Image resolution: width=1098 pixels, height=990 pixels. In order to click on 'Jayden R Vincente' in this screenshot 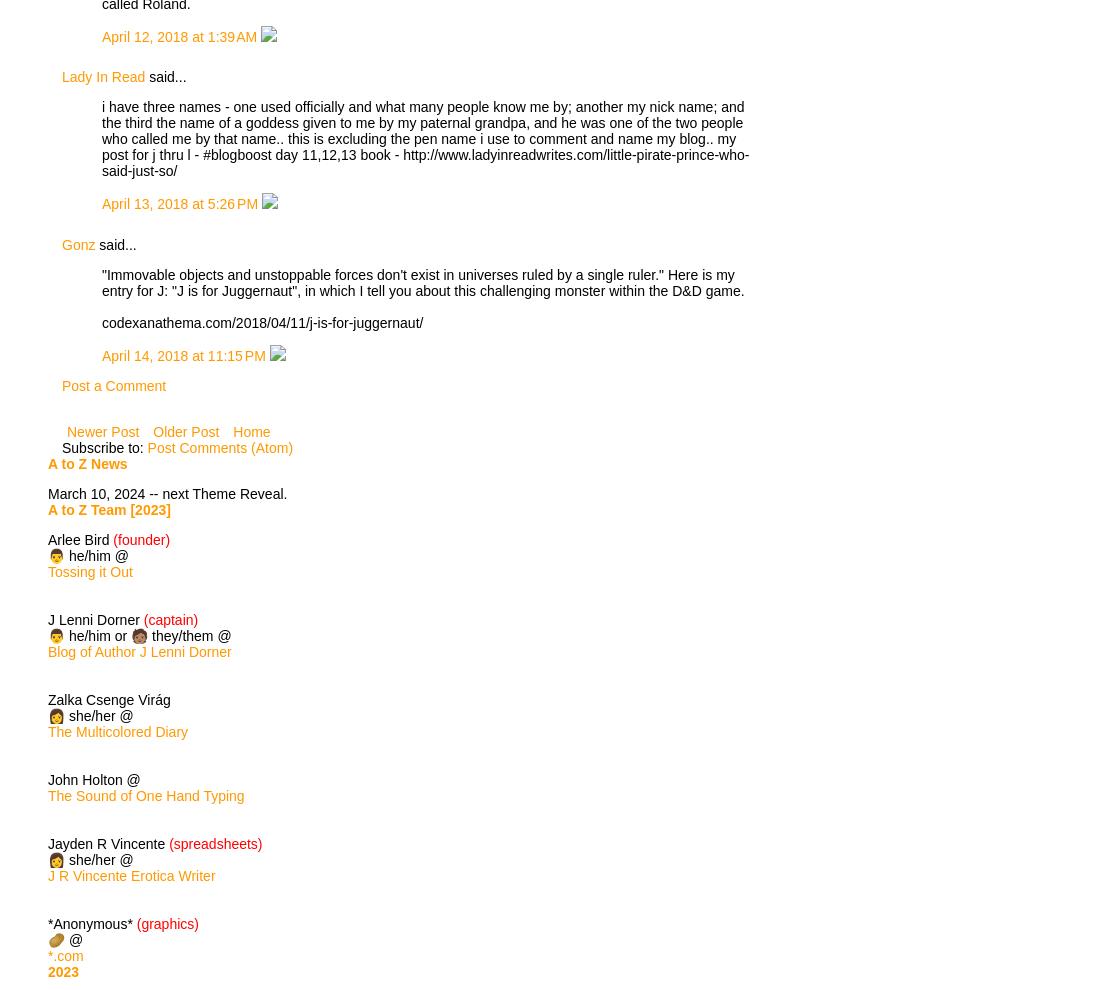, I will do `click(108, 843)`.